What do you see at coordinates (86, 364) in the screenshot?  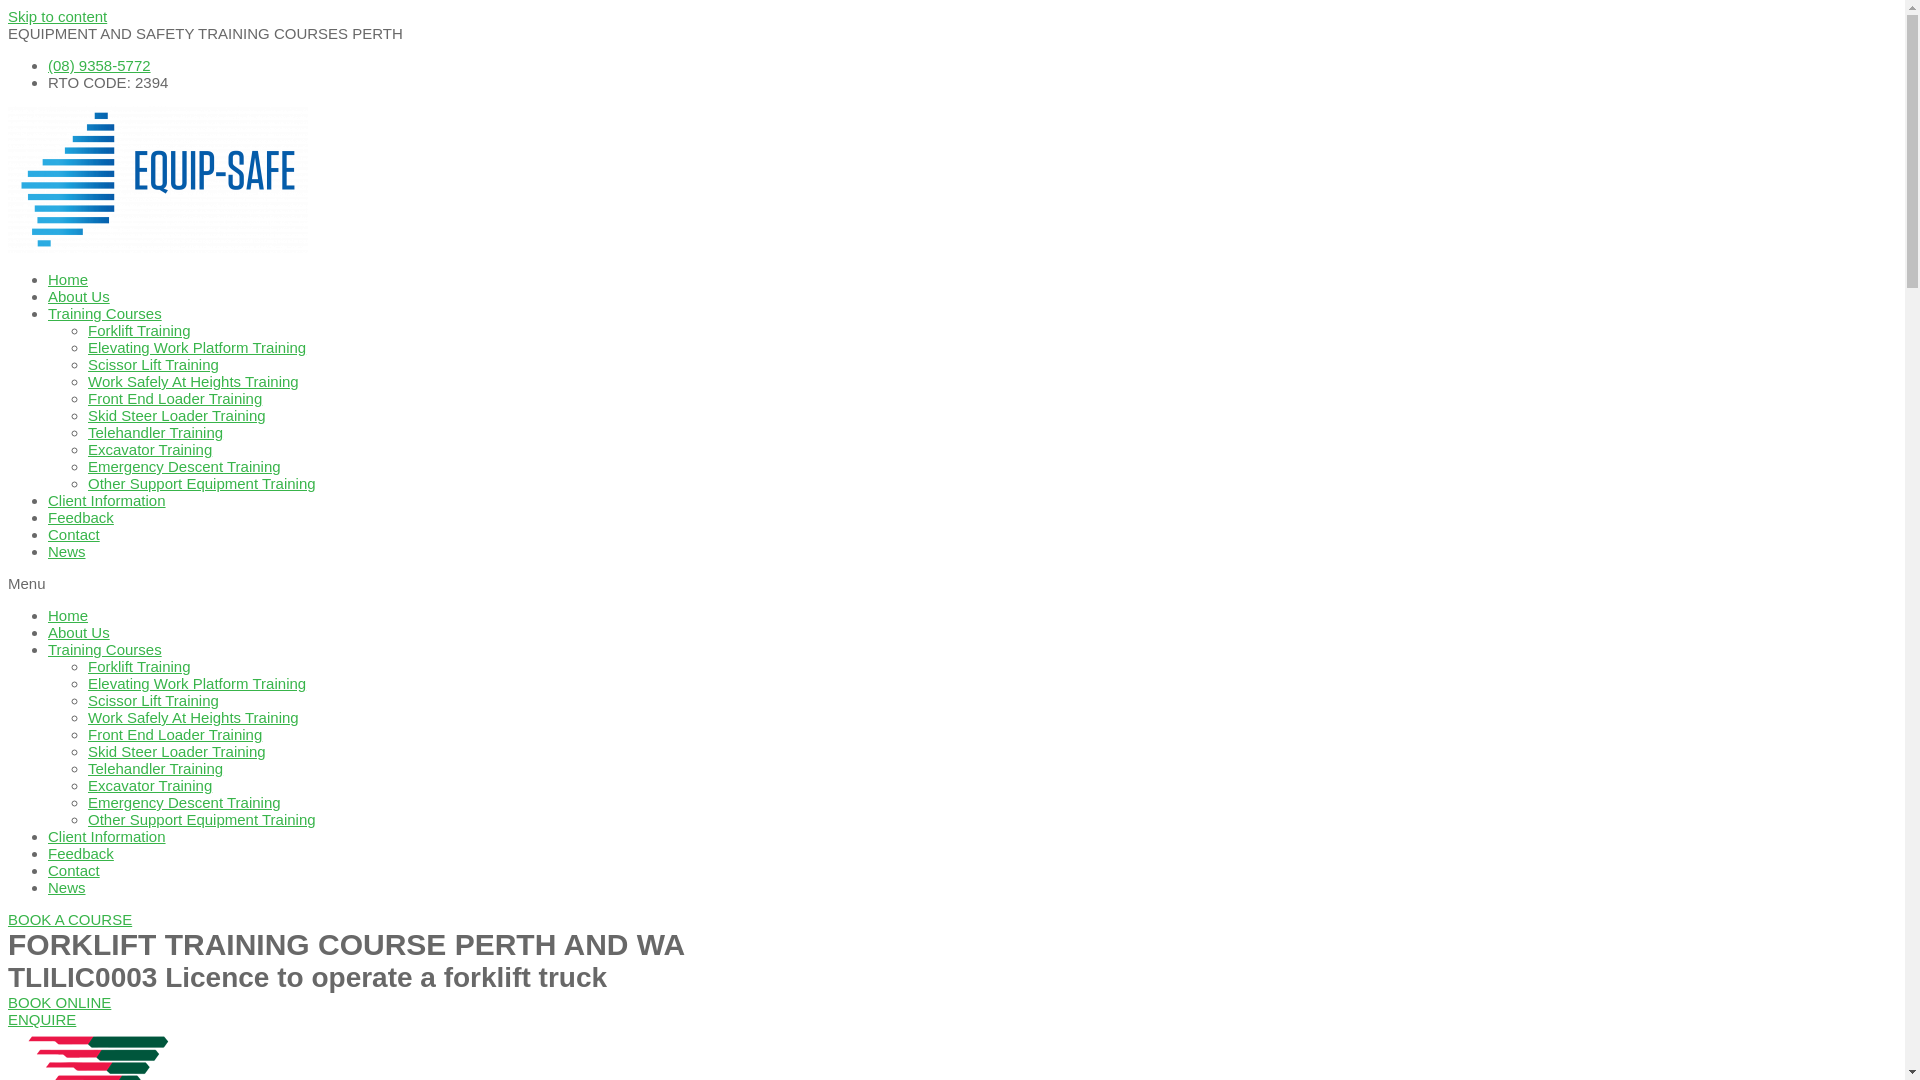 I see `'Scissor Lift Training'` at bounding box center [86, 364].